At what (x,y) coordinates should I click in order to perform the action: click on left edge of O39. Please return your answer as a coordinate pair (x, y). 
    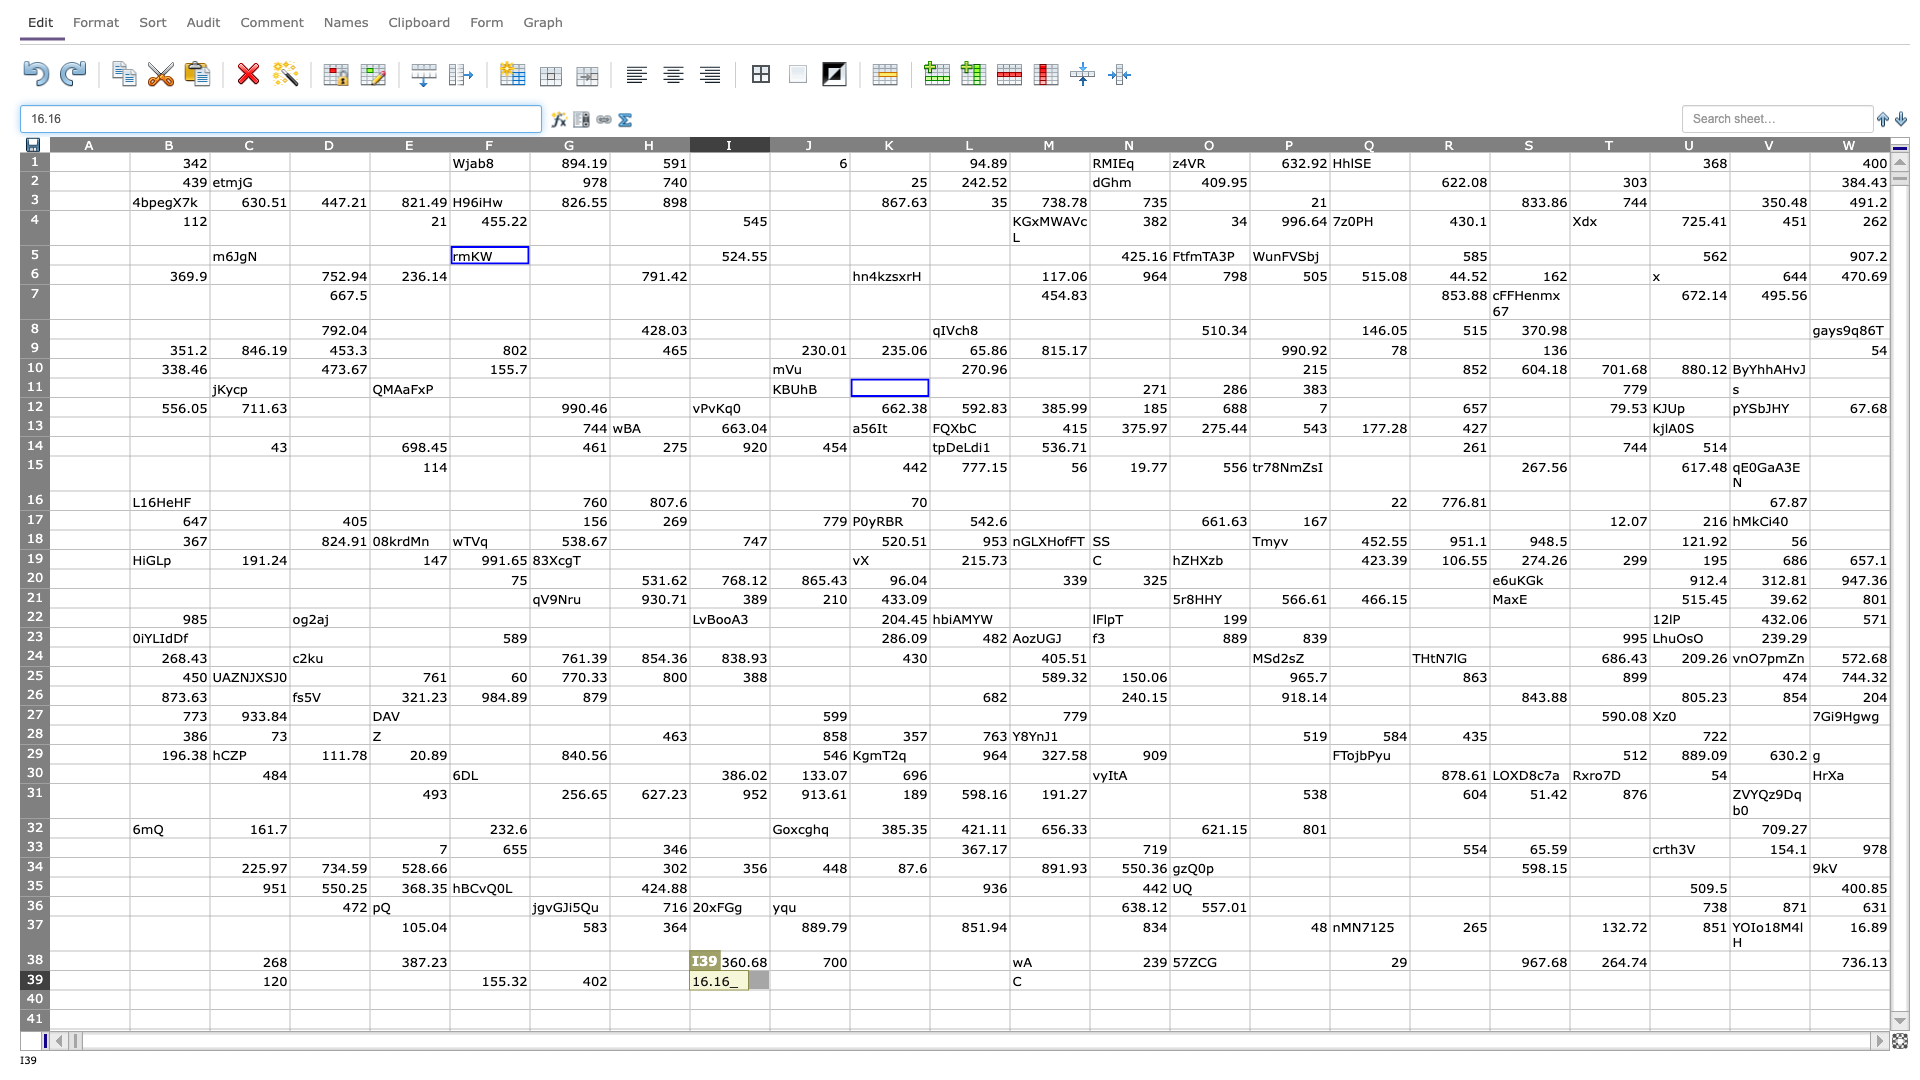
    Looking at the image, I should click on (1170, 979).